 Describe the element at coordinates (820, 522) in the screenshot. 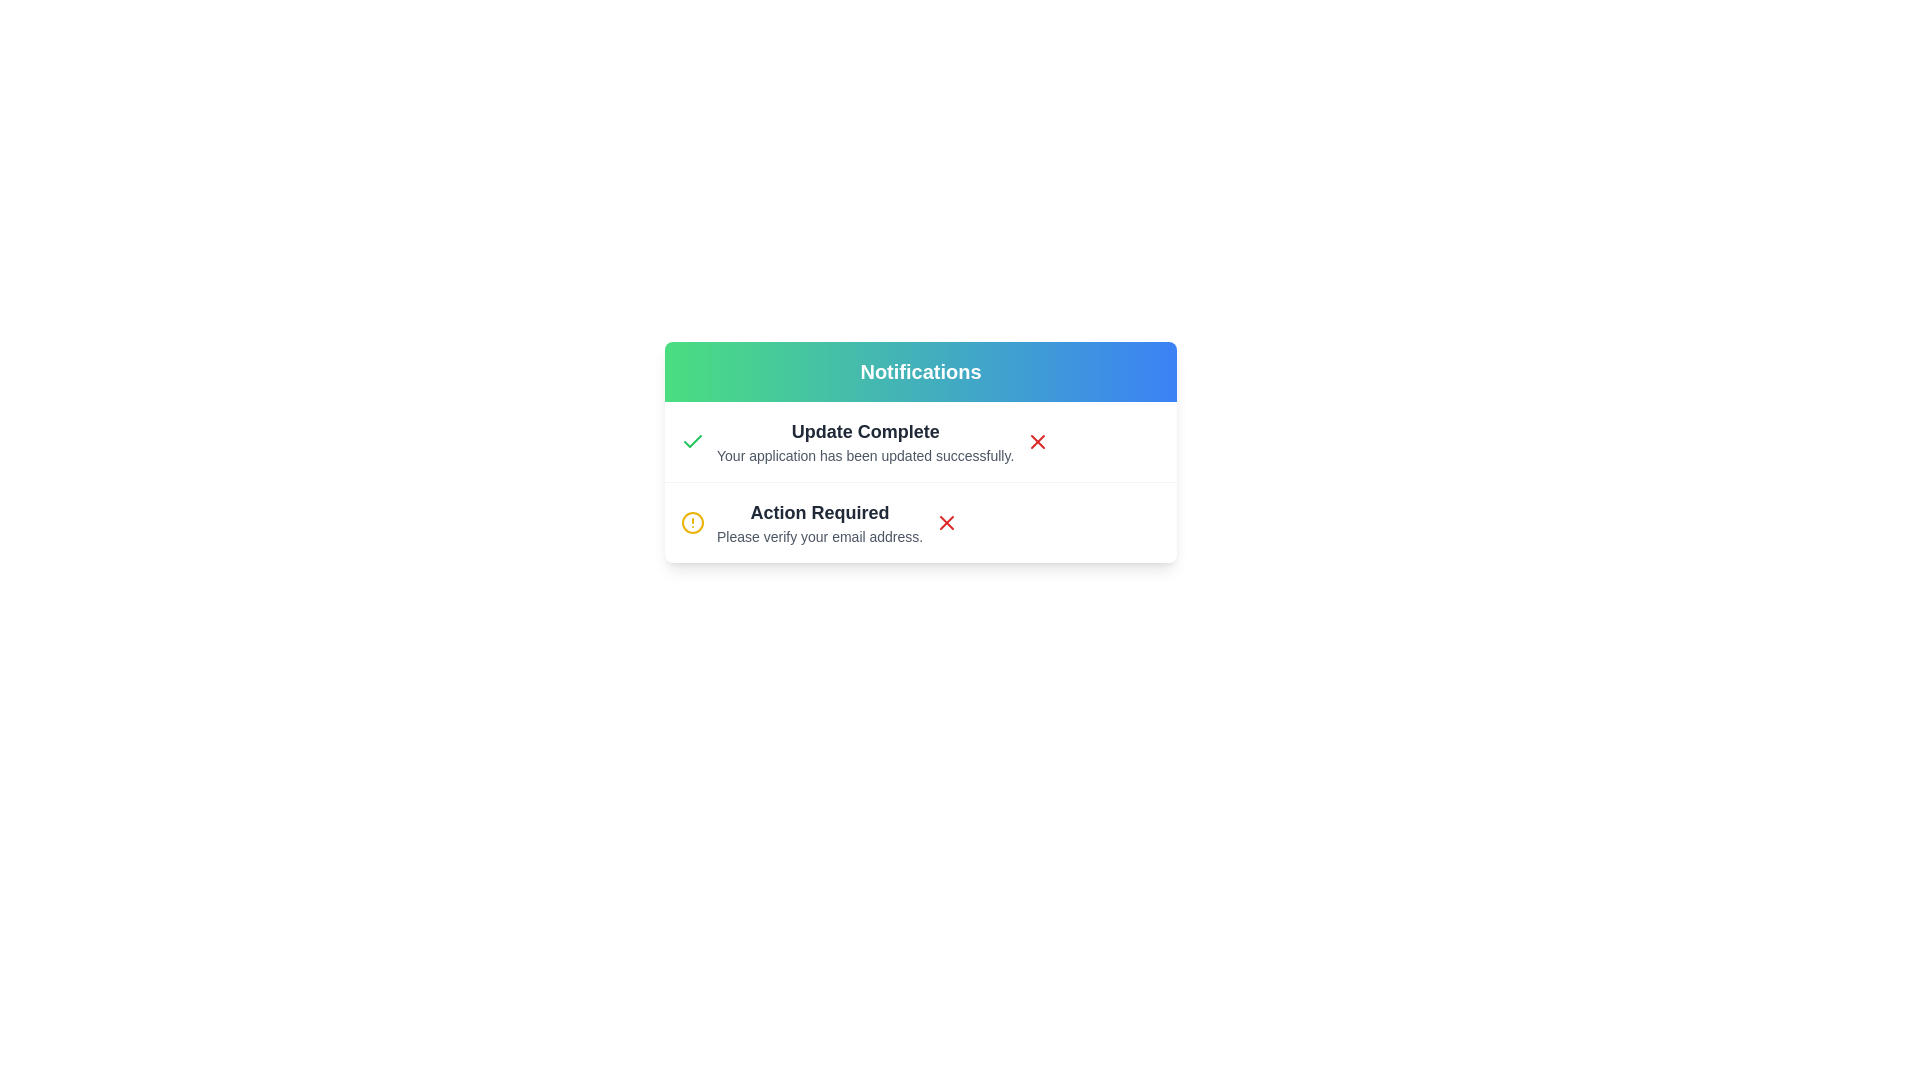

I see `text content of the Text Label that informs the user to verify their email address, located in the center-right area of the notification box below the 'Update Complete' notification` at that location.